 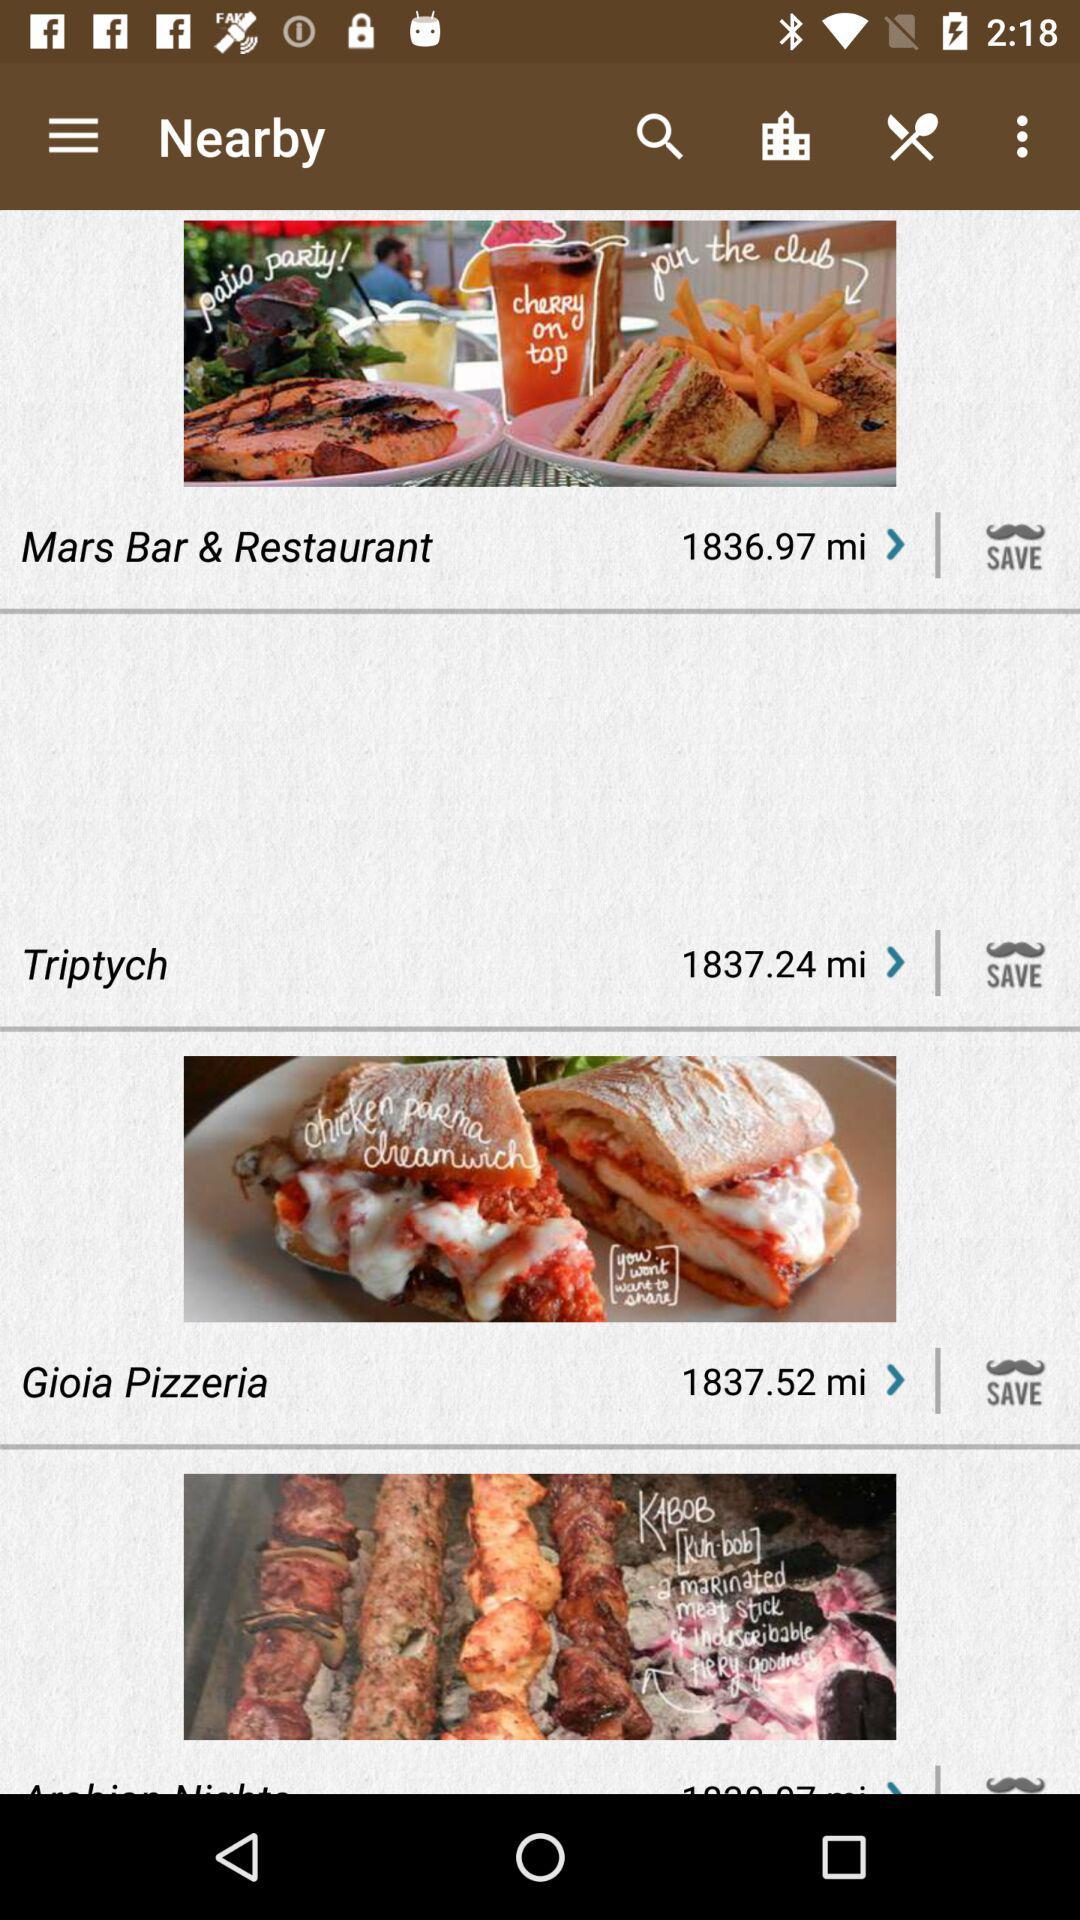 What do you see at coordinates (1015, 1379) in the screenshot?
I see `button` at bounding box center [1015, 1379].